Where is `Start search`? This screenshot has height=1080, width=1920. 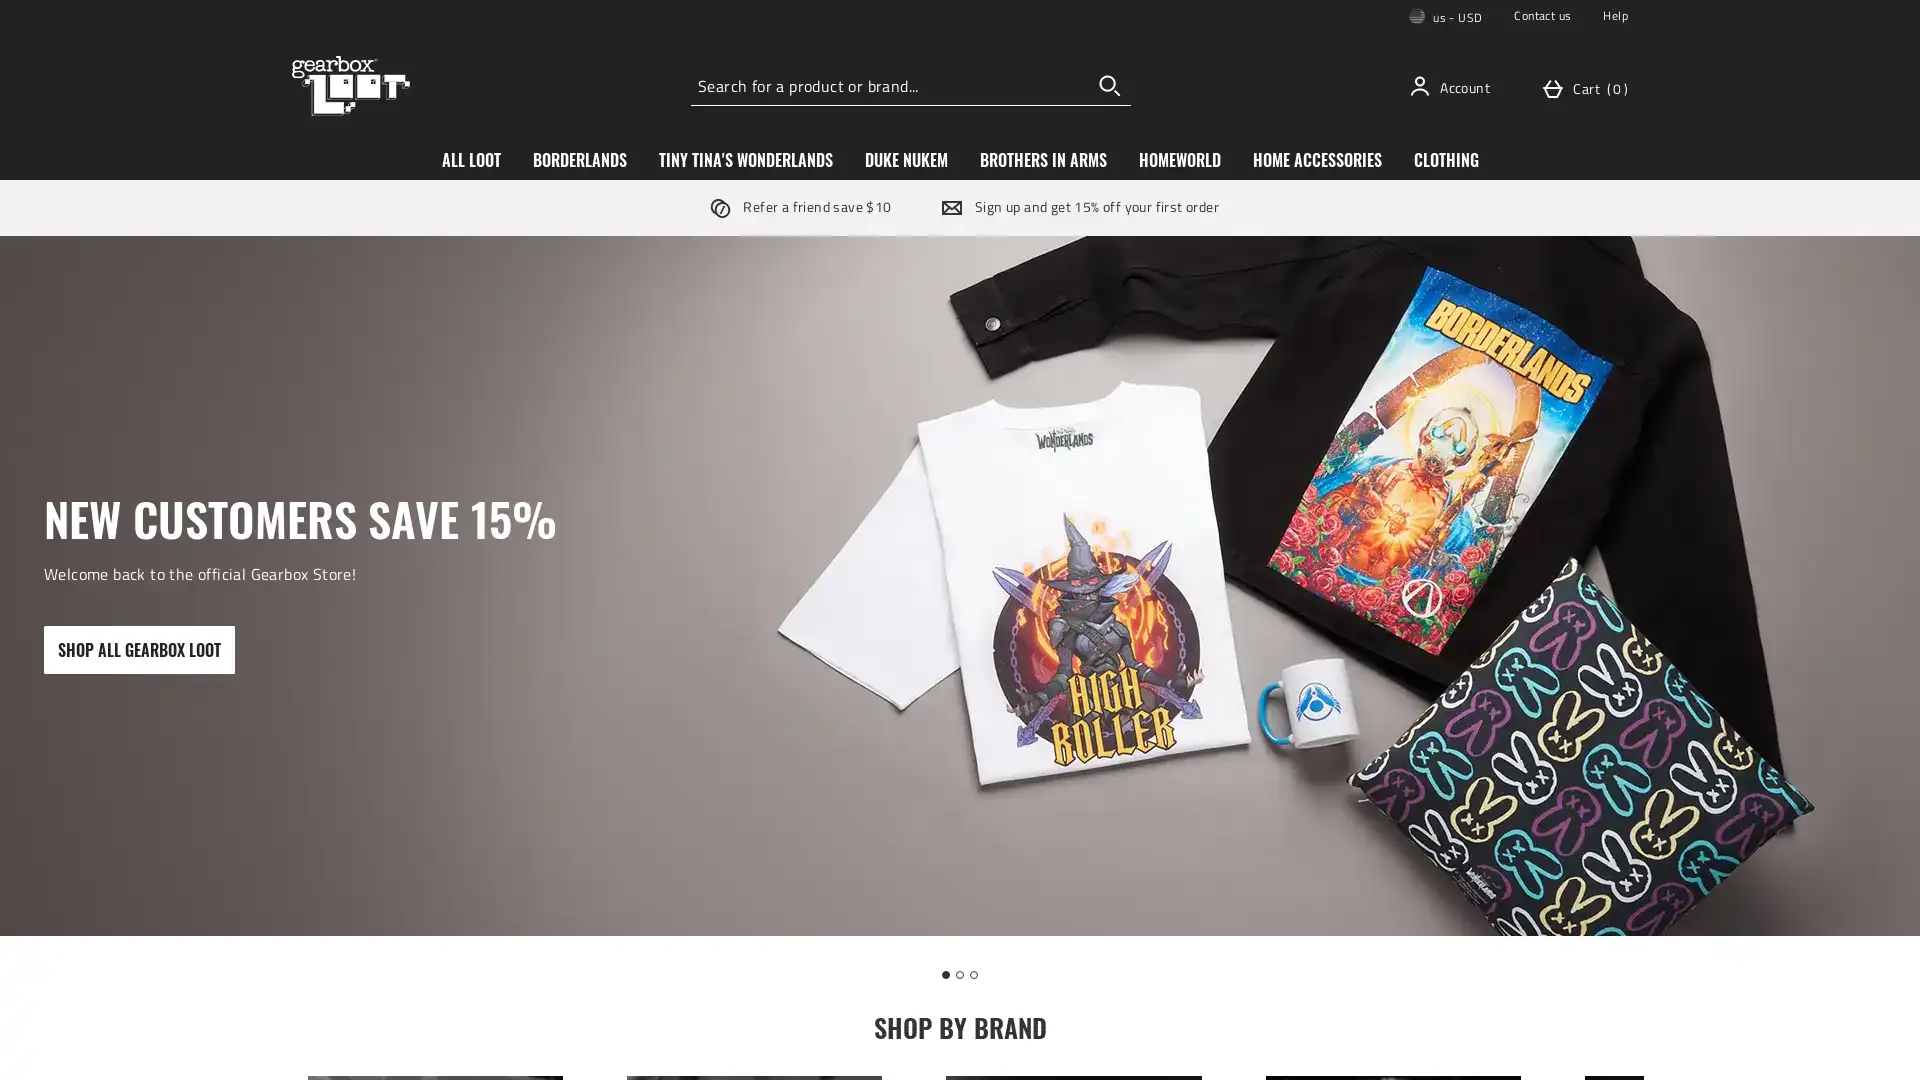 Start search is located at coordinates (1109, 84).